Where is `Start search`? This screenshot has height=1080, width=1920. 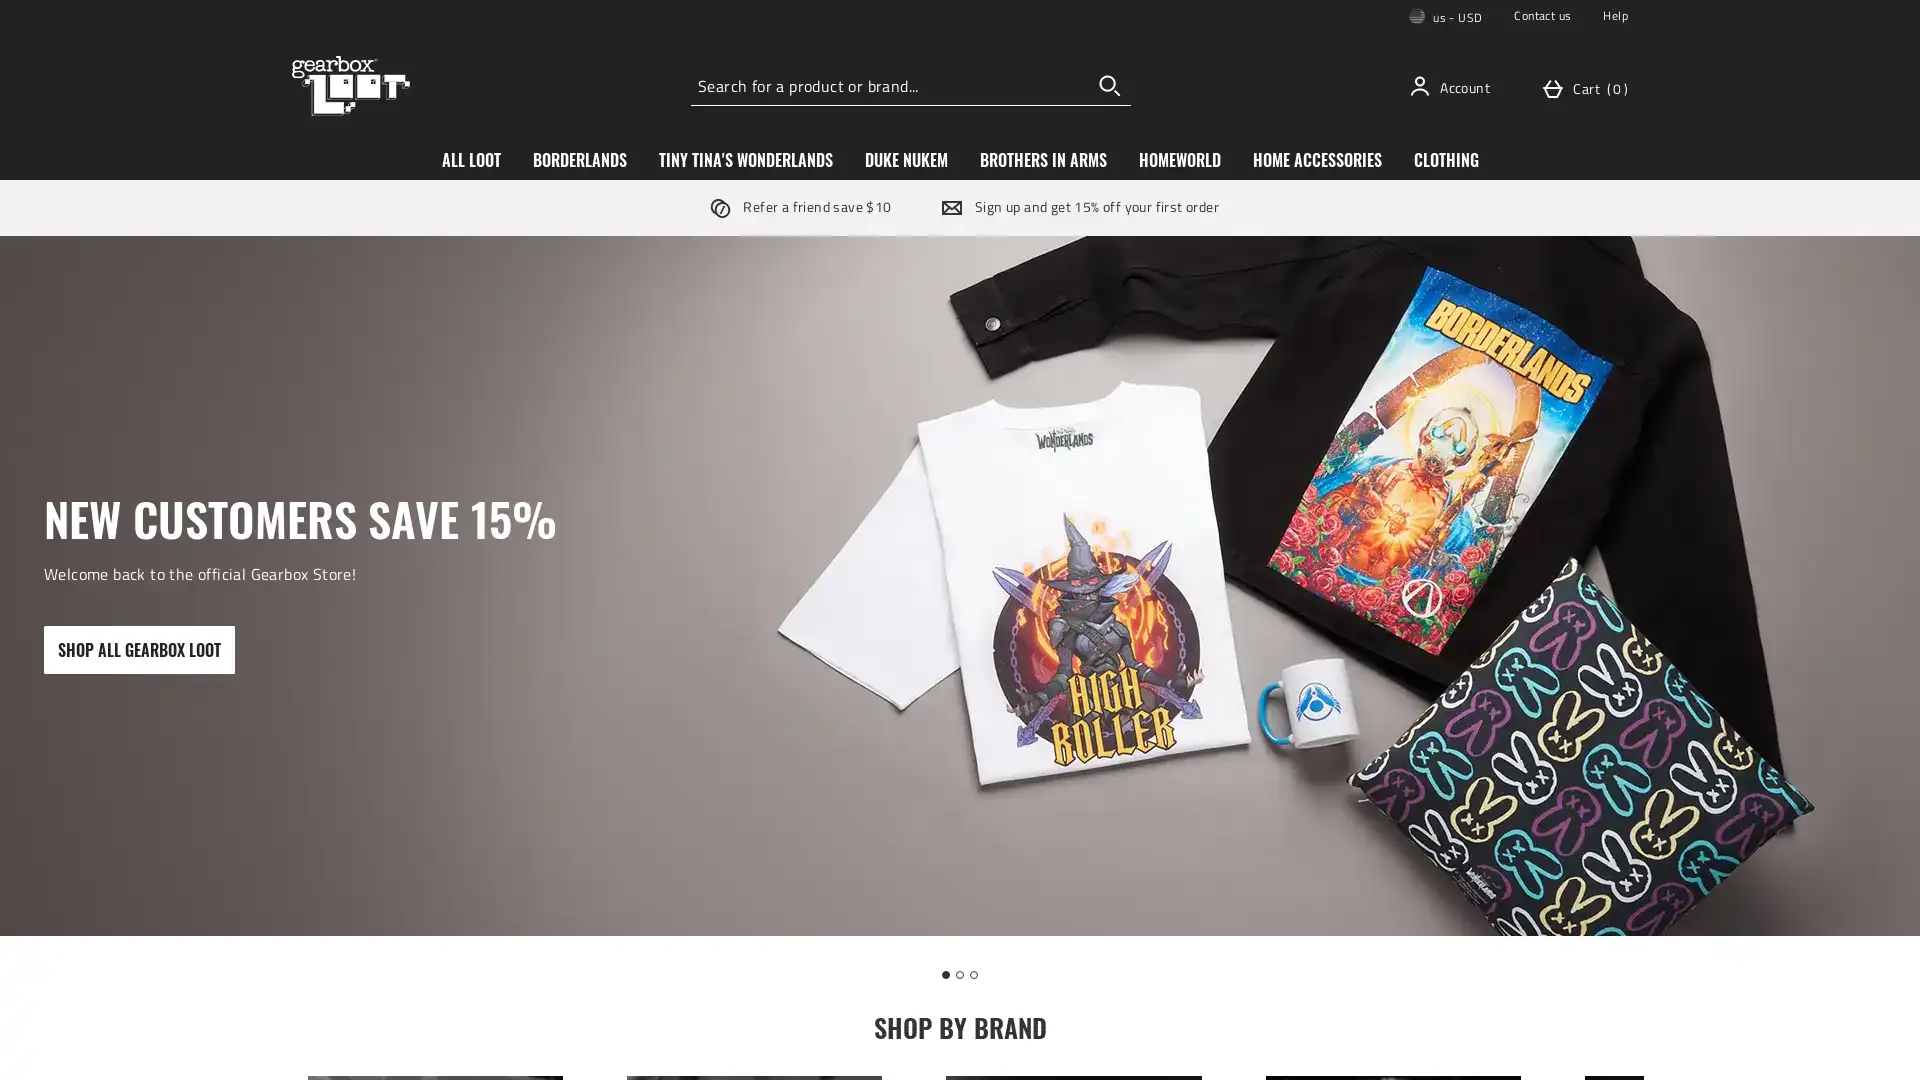 Start search is located at coordinates (1109, 84).